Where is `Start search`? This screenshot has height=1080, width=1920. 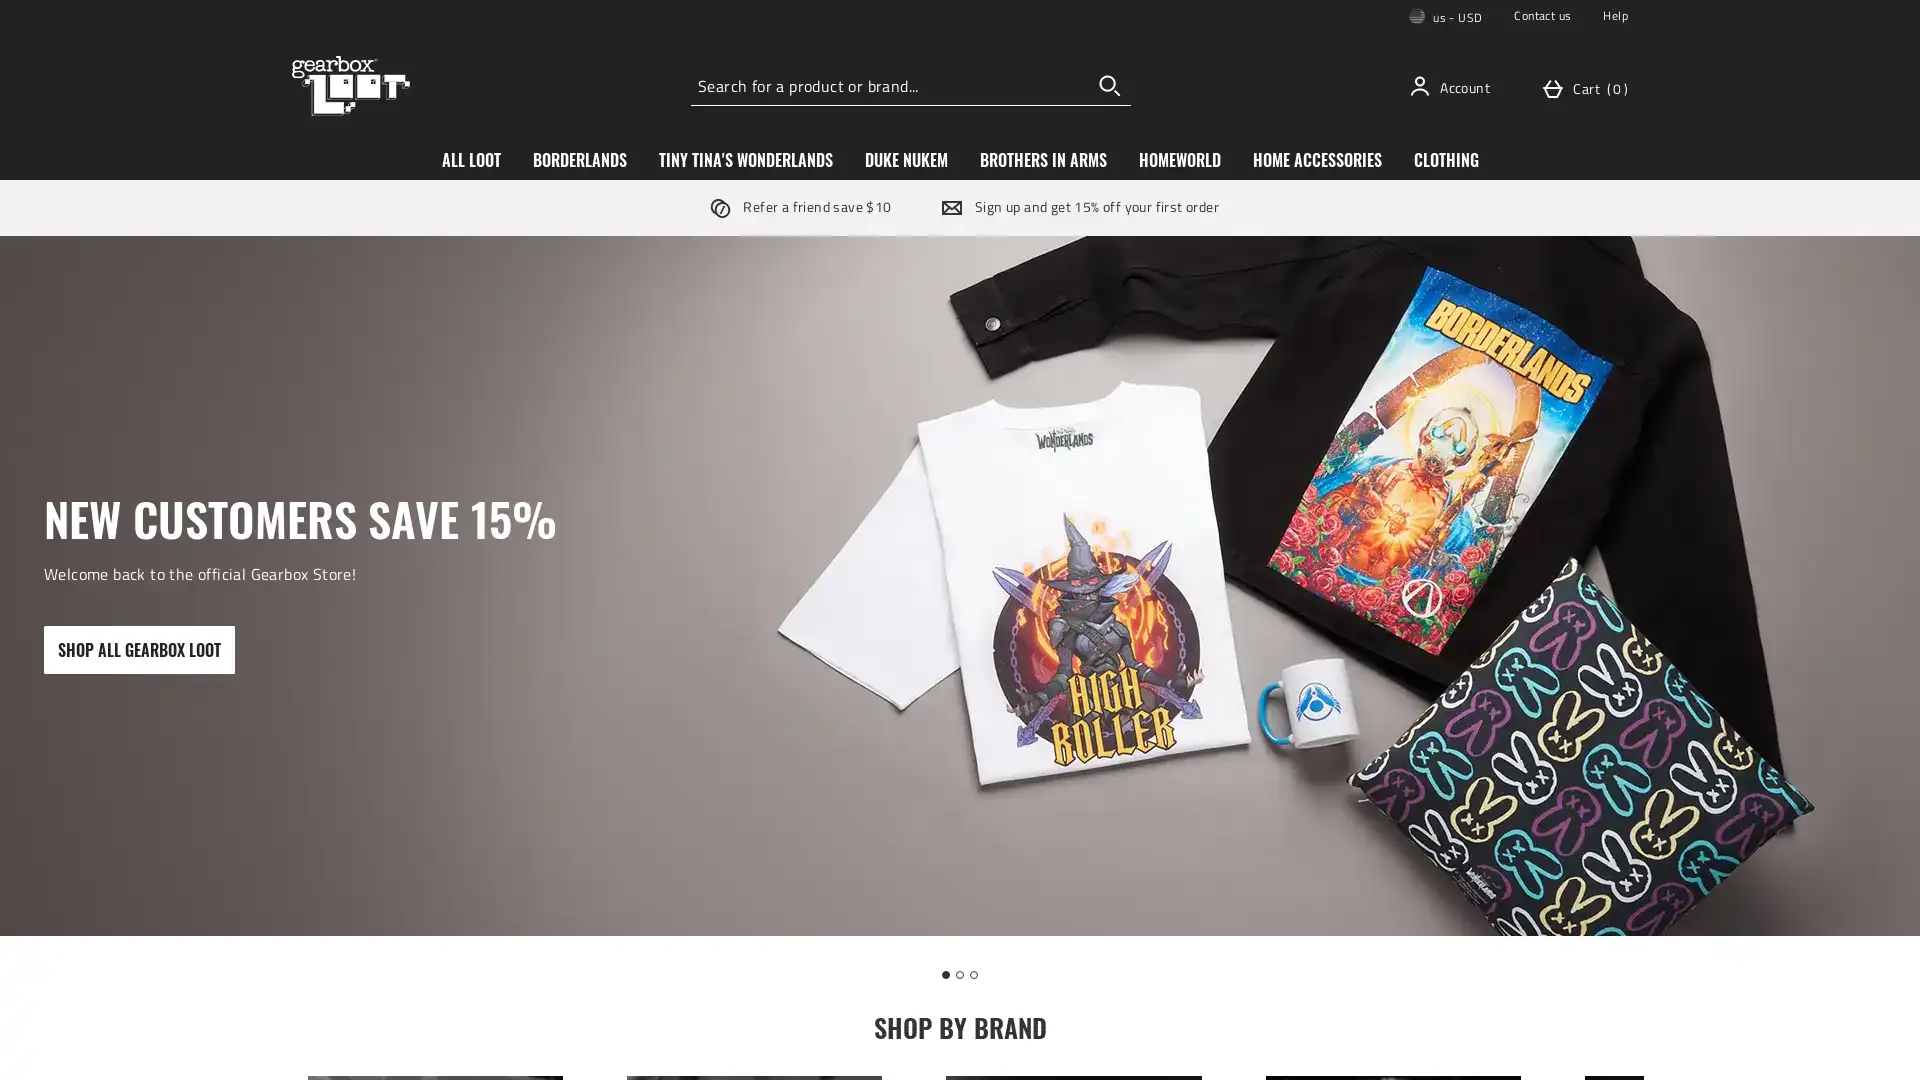 Start search is located at coordinates (1109, 84).